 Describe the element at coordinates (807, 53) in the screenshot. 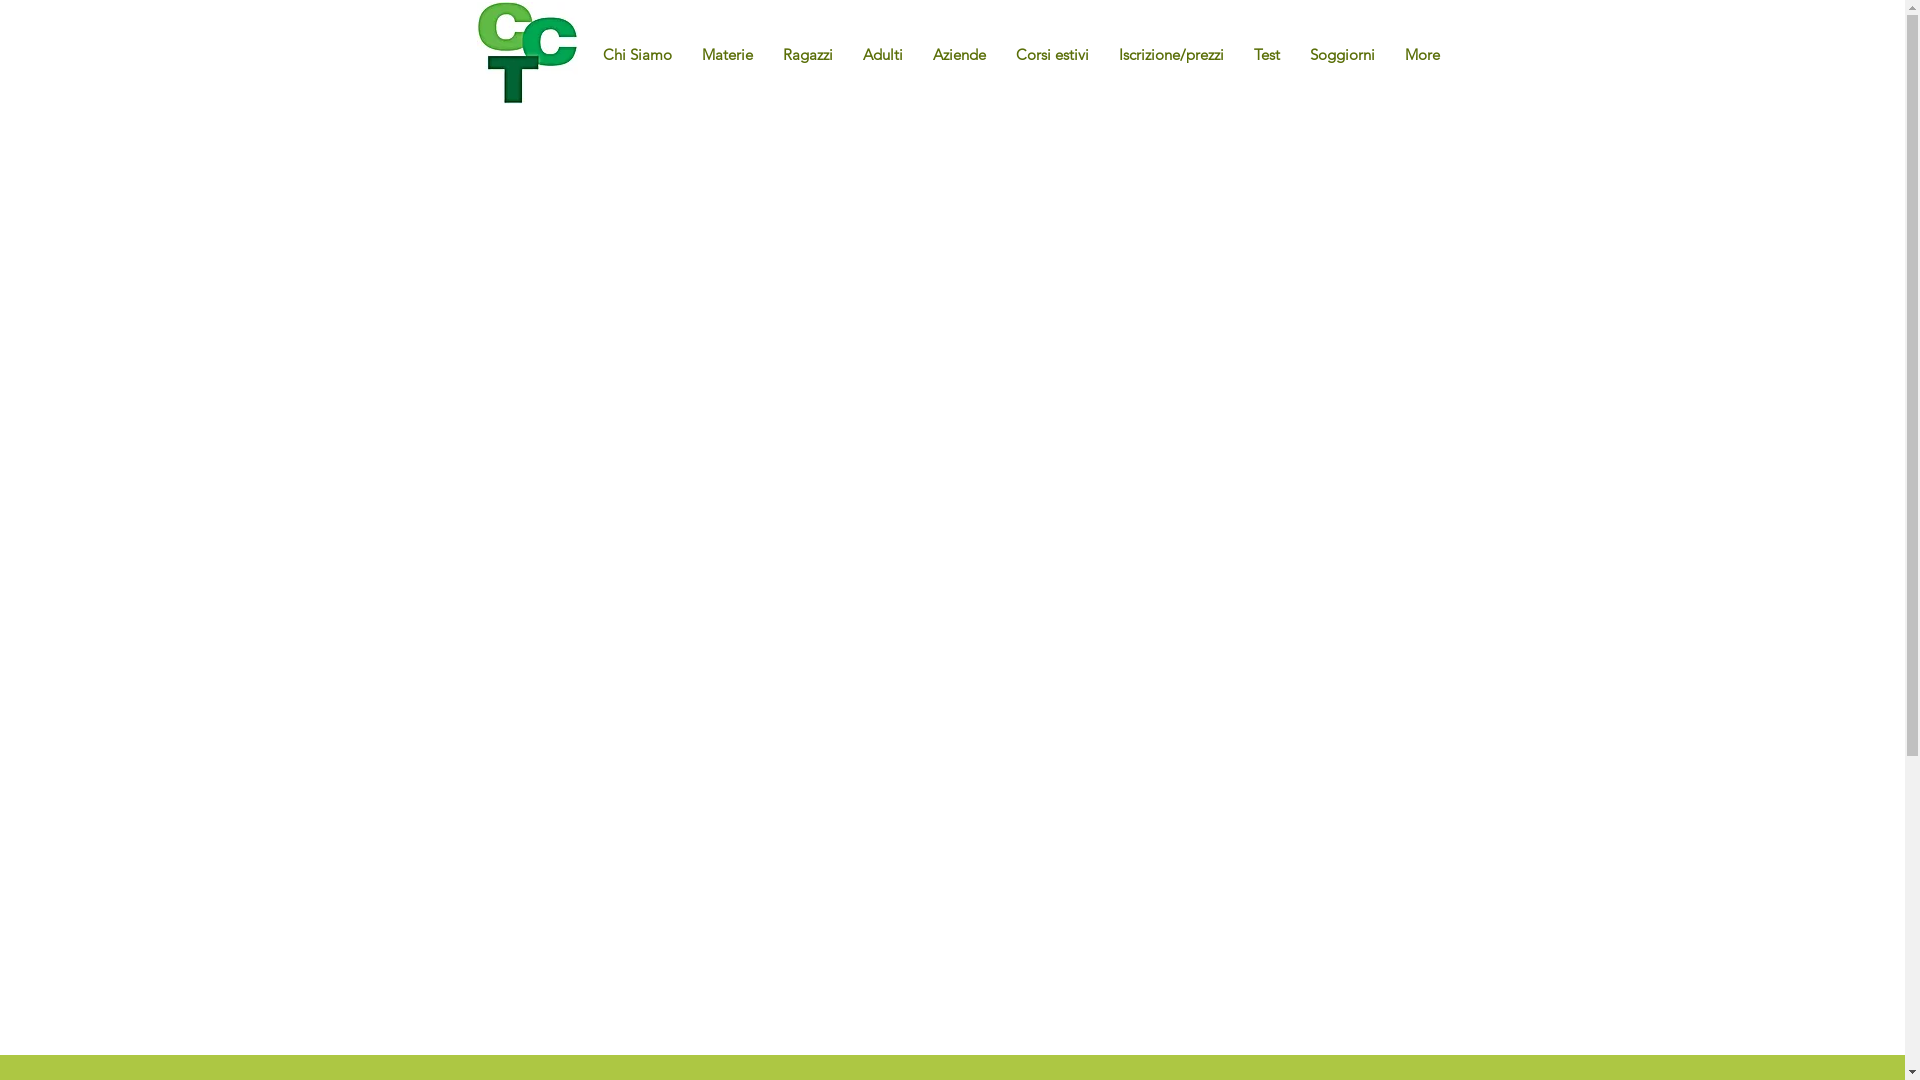

I see `'Ragazzi'` at that location.